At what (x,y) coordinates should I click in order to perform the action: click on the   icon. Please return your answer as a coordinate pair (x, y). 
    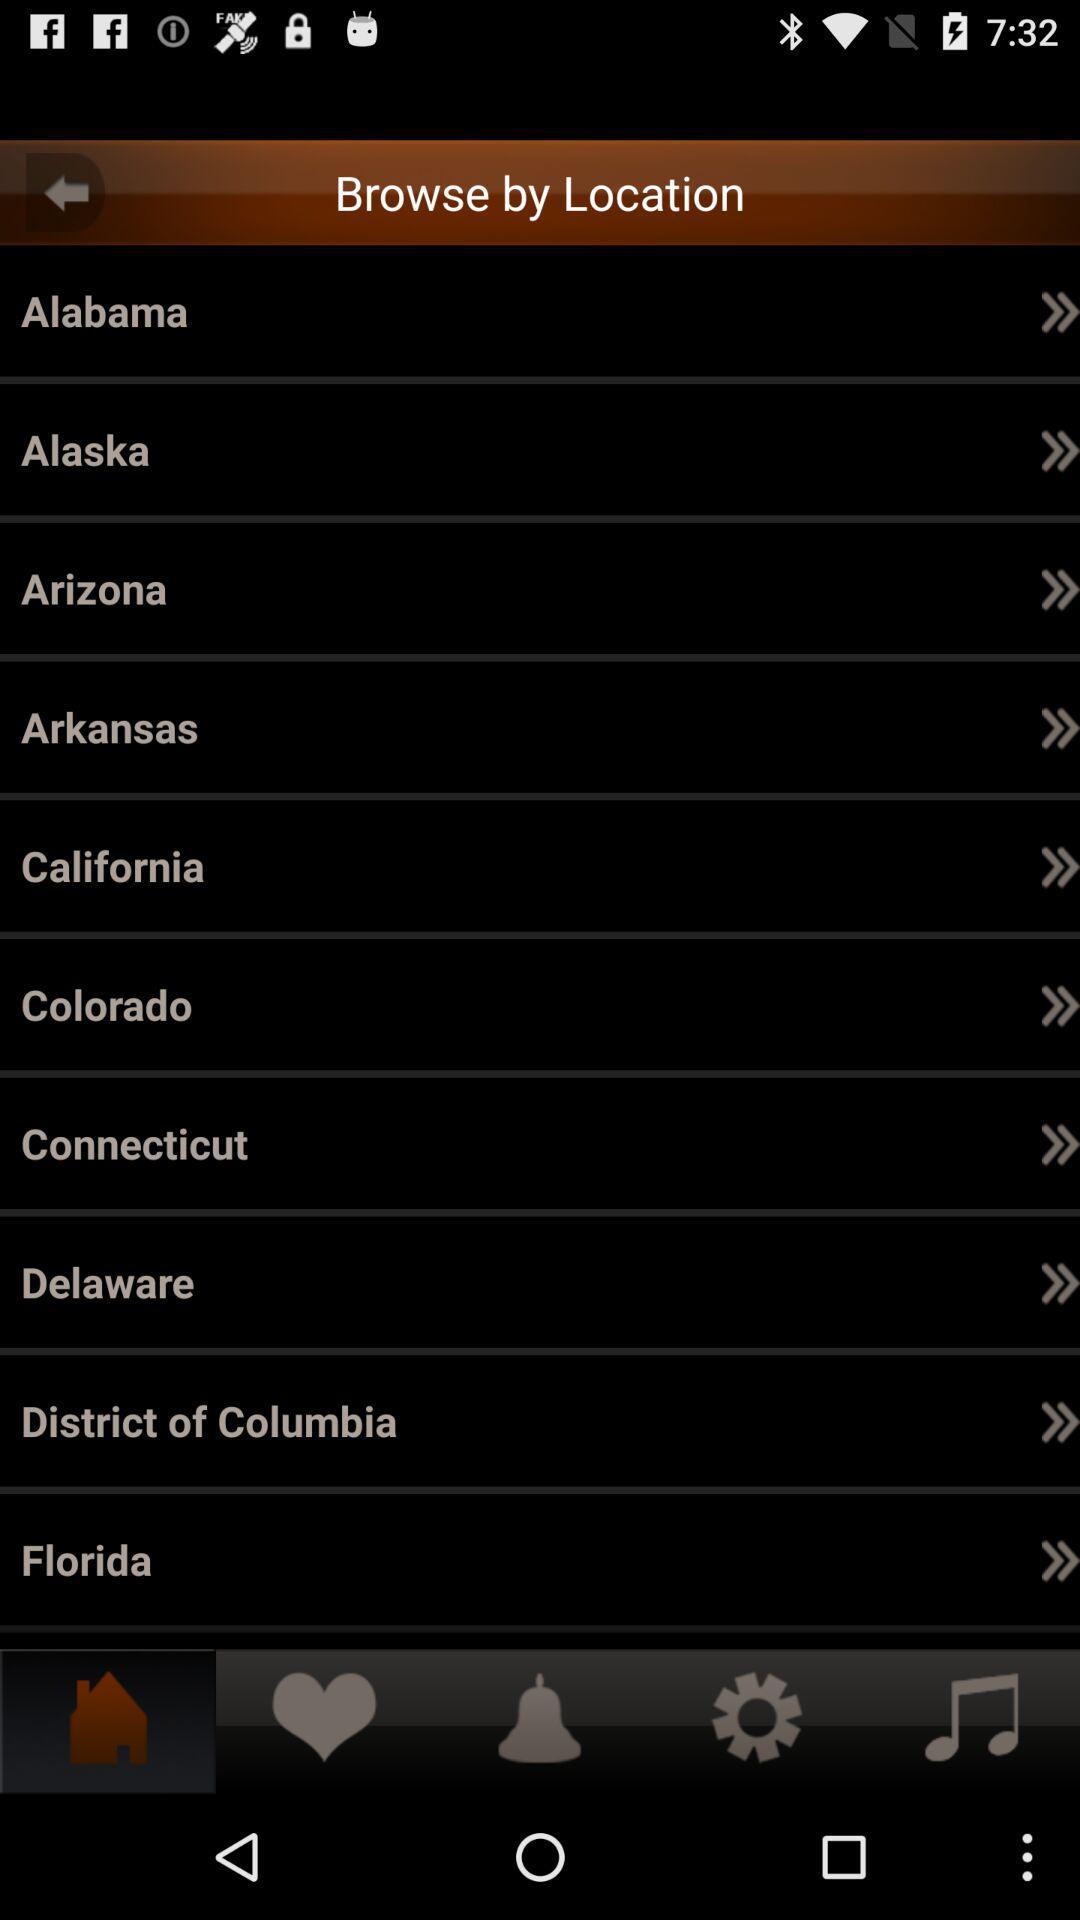
    Looking at the image, I should click on (1059, 725).